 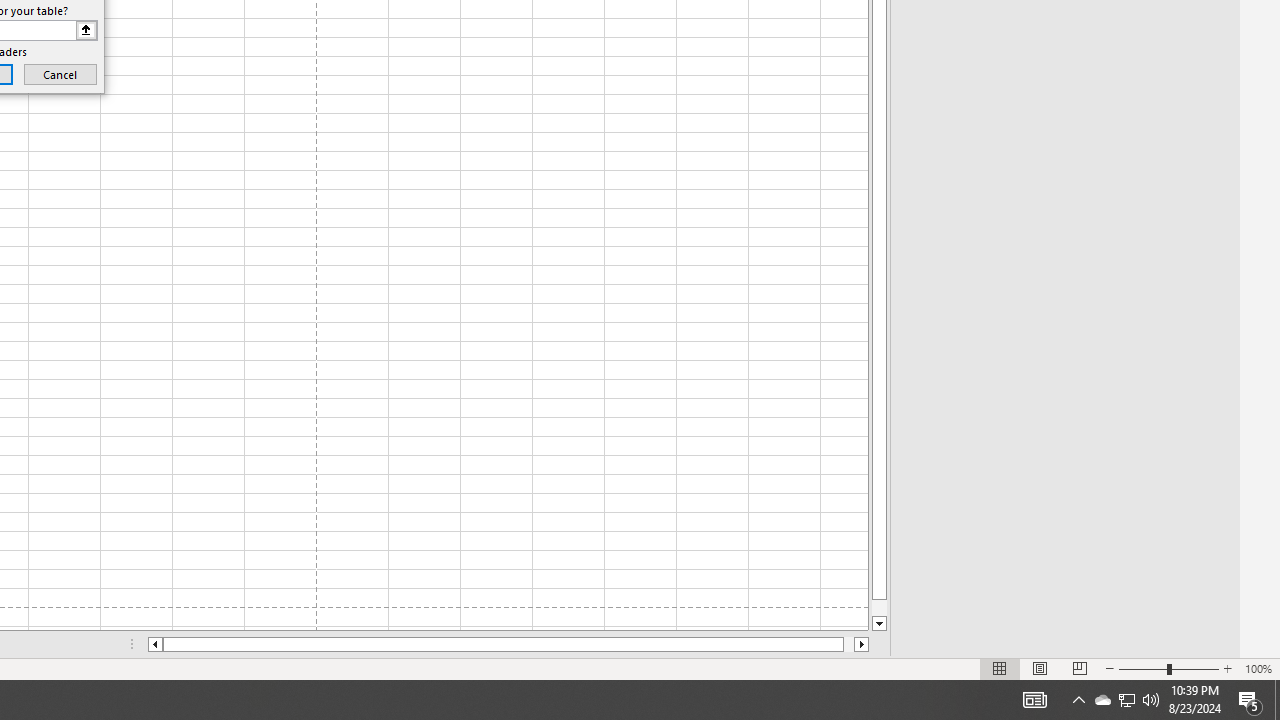 What do you see at coordinates (1226, 669) in the screenshot?
I see `'Zoom In'` at bounding box center [1226, 669].